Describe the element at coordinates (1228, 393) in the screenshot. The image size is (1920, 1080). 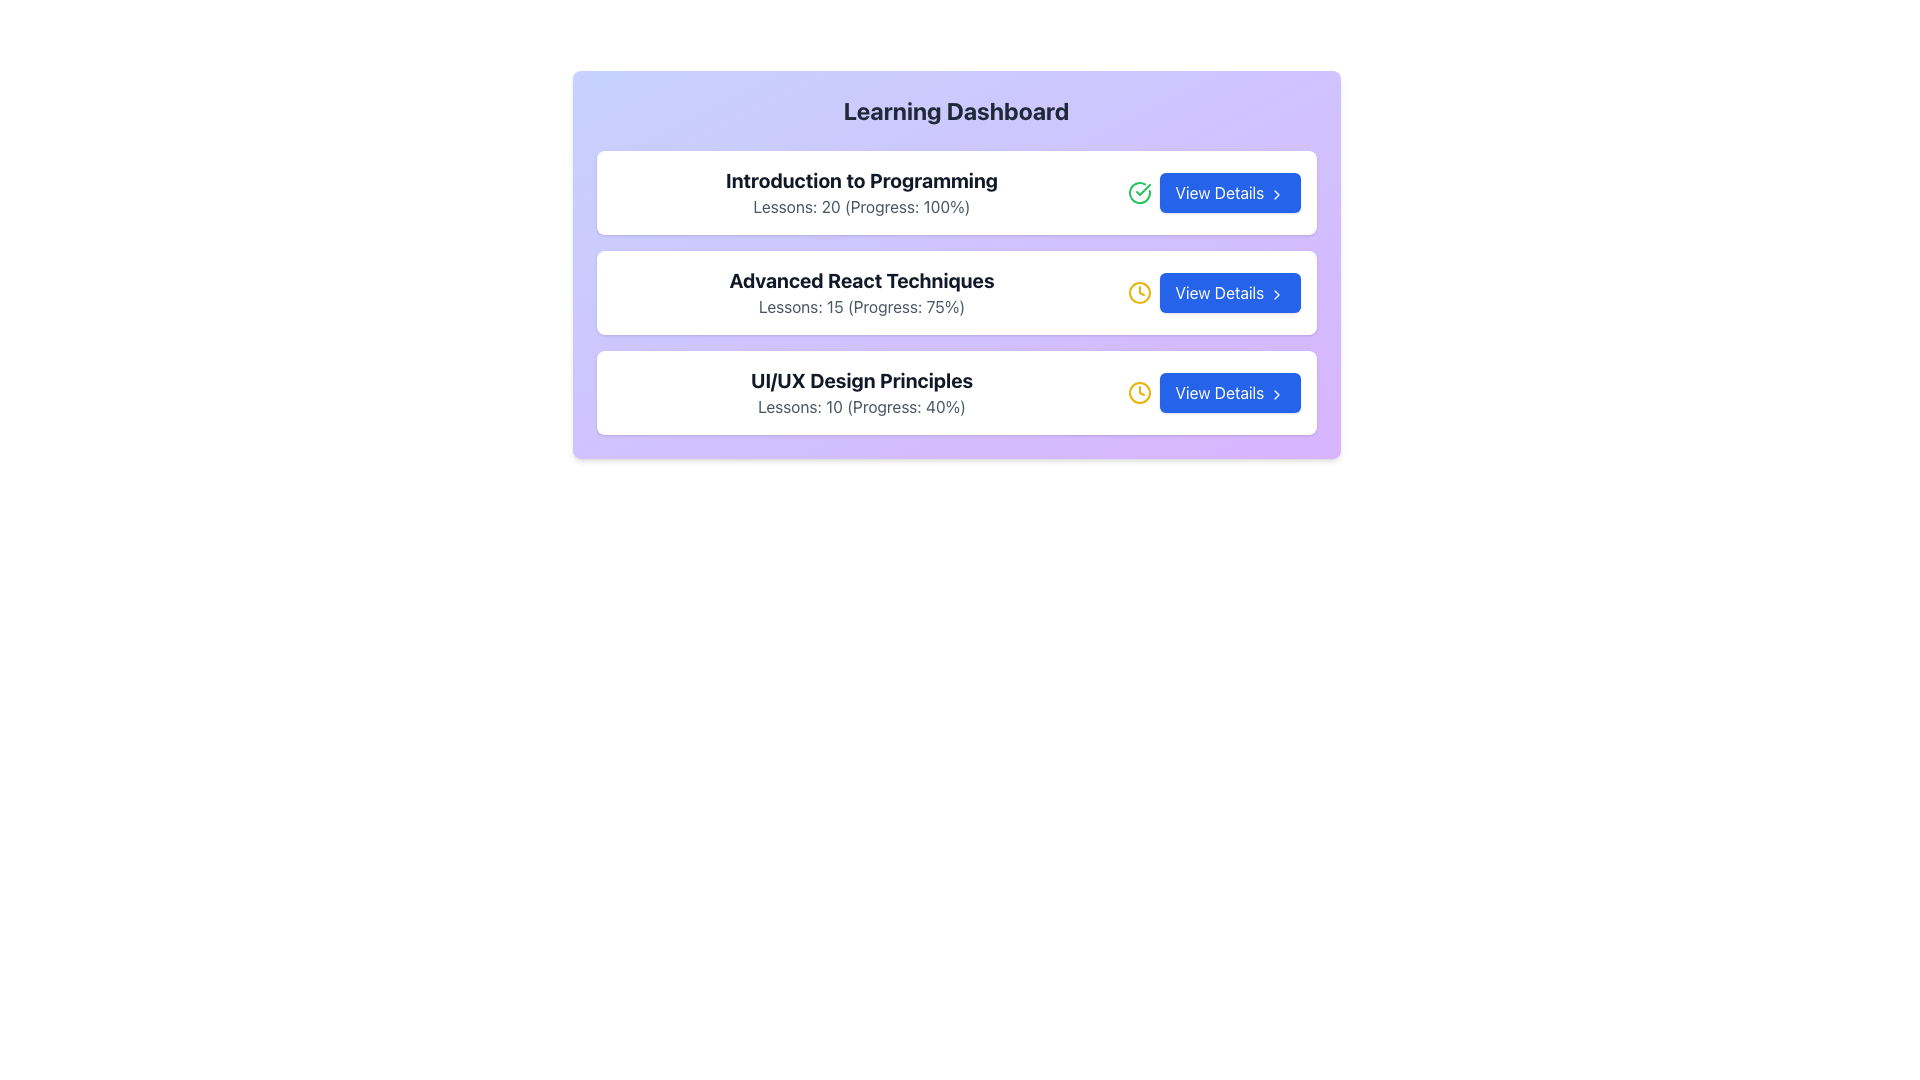
I see `the third 'View Details' button located on the right side of the 'UI/UX Design Principles' card in the 'Learning Dashboard'` at that location.